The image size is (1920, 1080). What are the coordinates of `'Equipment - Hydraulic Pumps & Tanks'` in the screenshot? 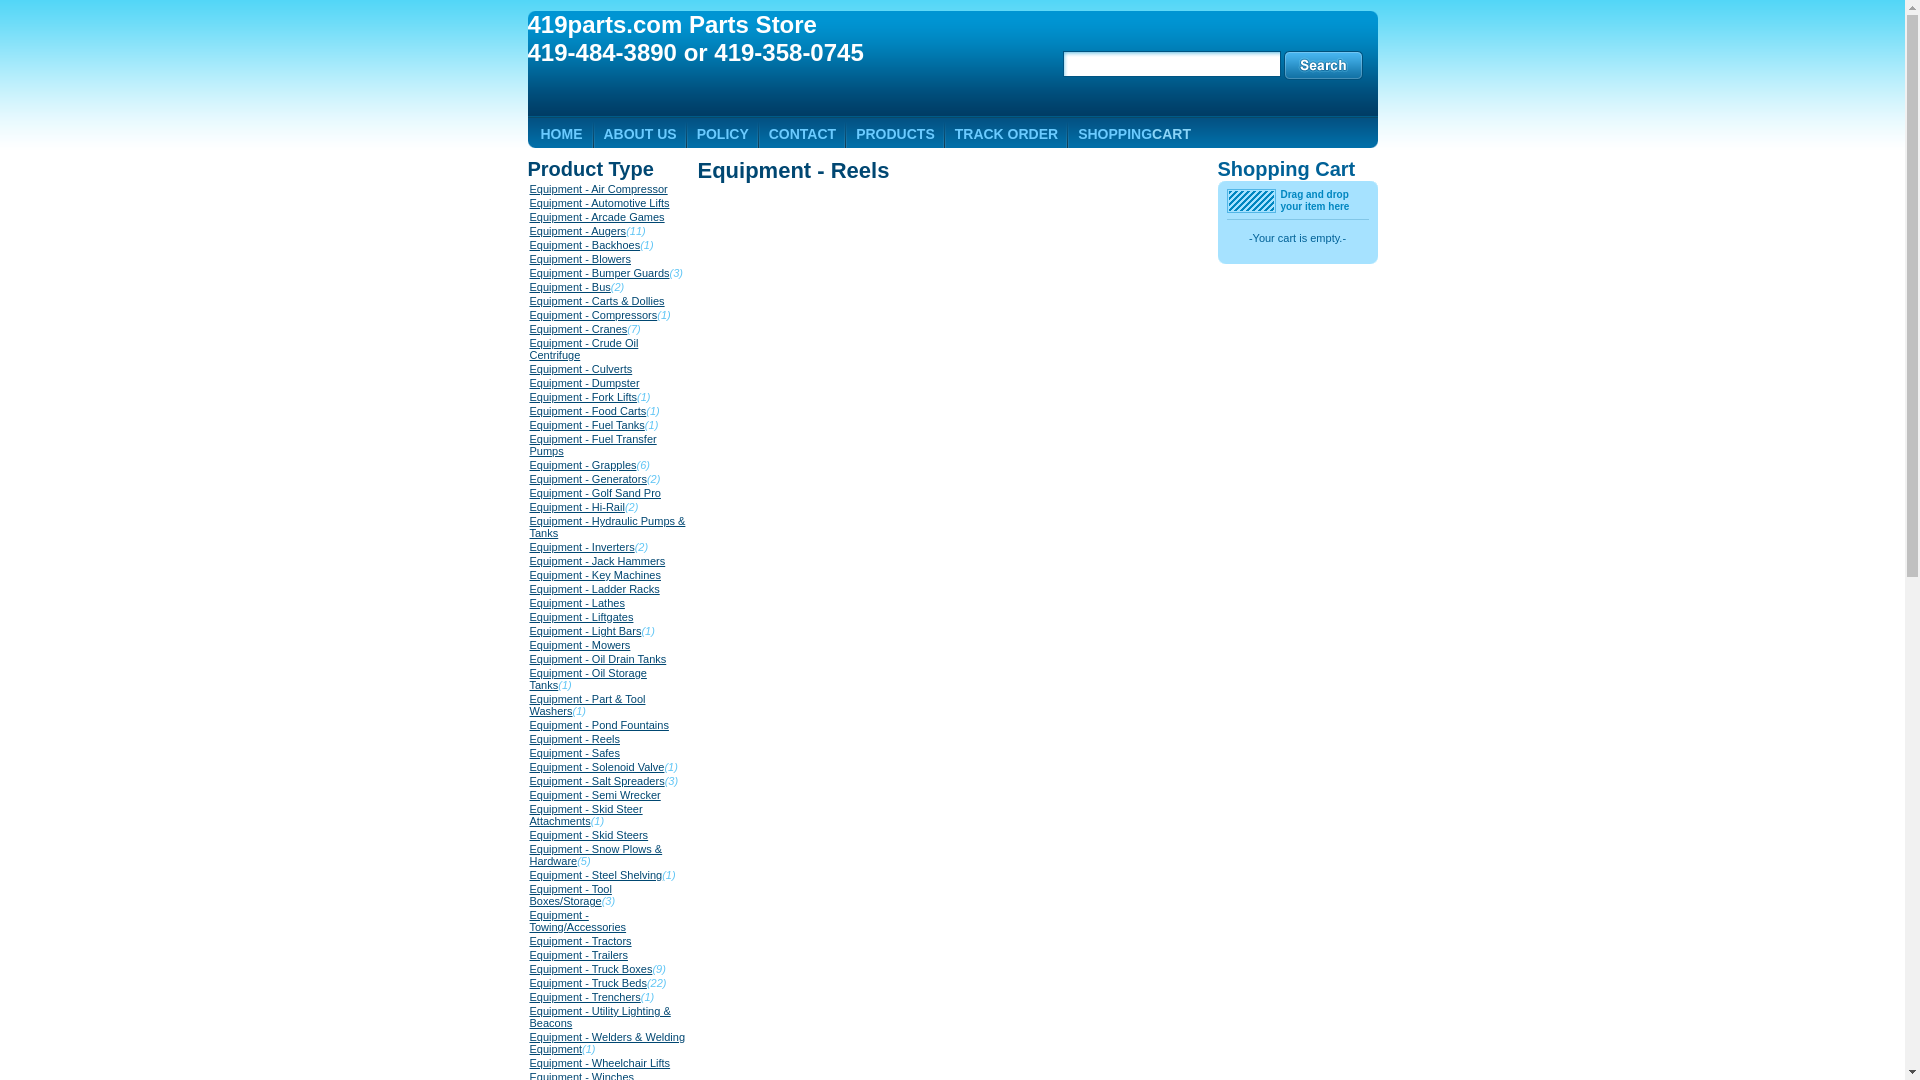 It's located at (529, 526).